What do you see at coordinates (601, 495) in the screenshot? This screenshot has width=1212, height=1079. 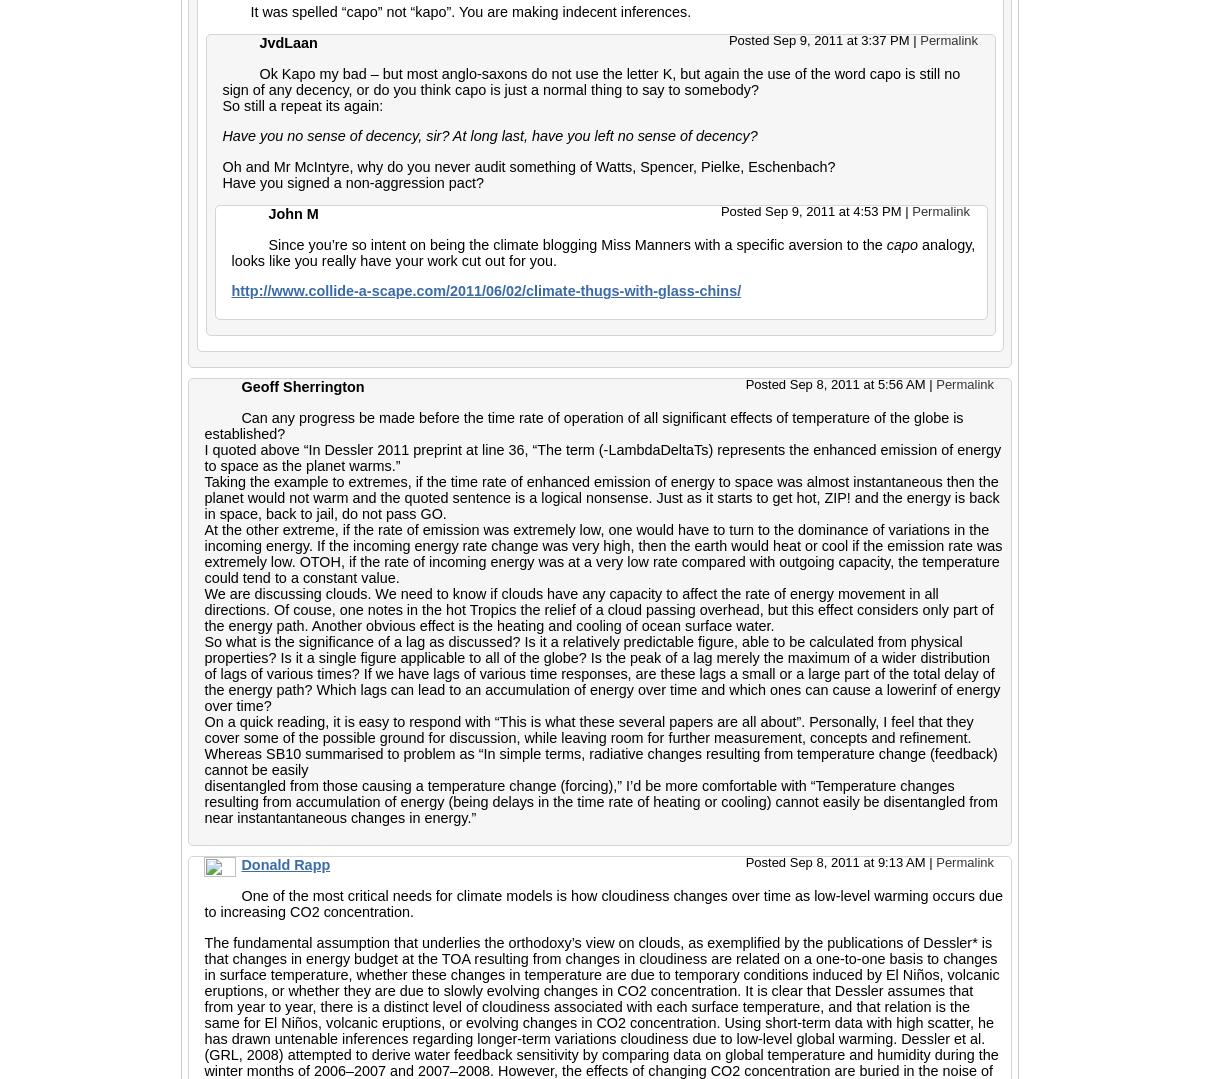 I see `'Taking the example to extremes, if the time rate of enhanced emission of energy to space was almost instantaneous then the planet would not warm and the quoted sentence is a logical nonsense. Just as it starts to get hot, ZIP! and the energy is back in space, back to jail, do not pass GO.'` at bounding box center [601, 495].